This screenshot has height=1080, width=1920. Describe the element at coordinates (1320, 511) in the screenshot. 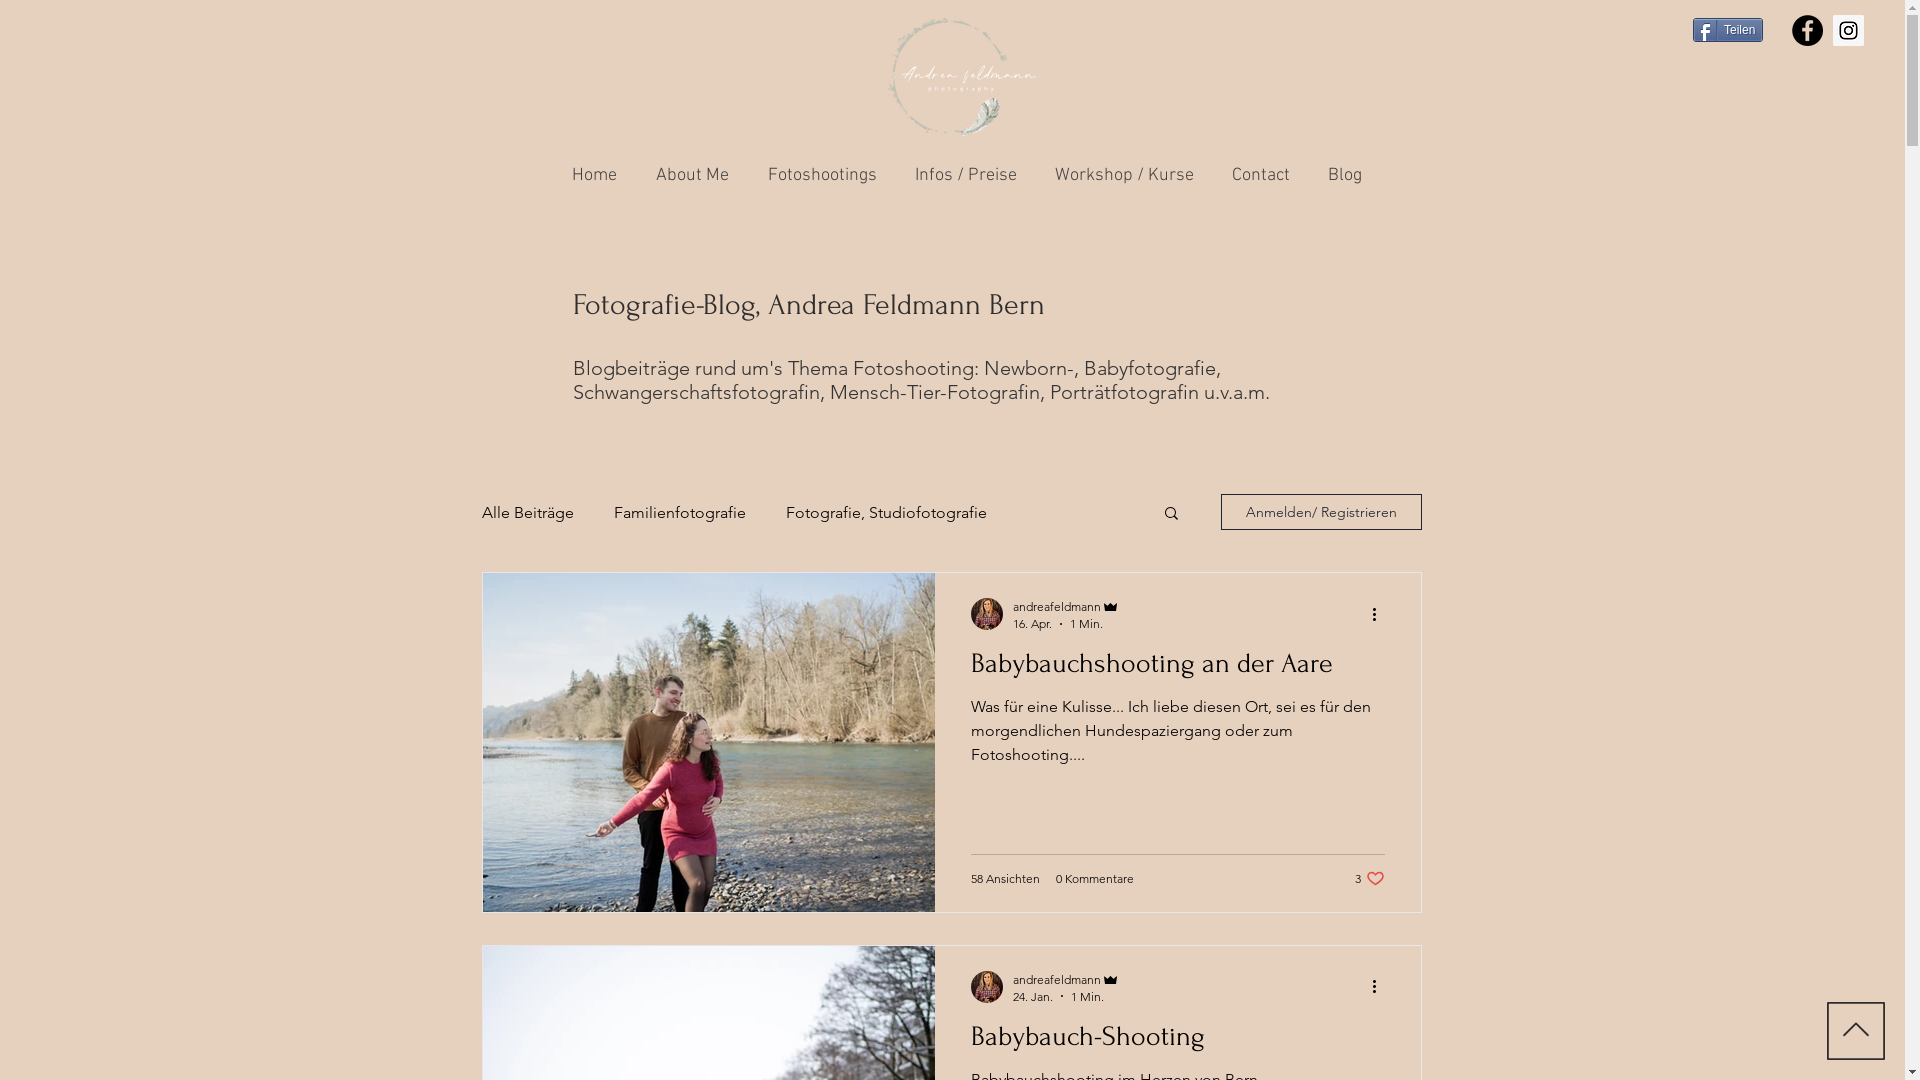

I see `'Anmelden/ Registrieren'` at that location.